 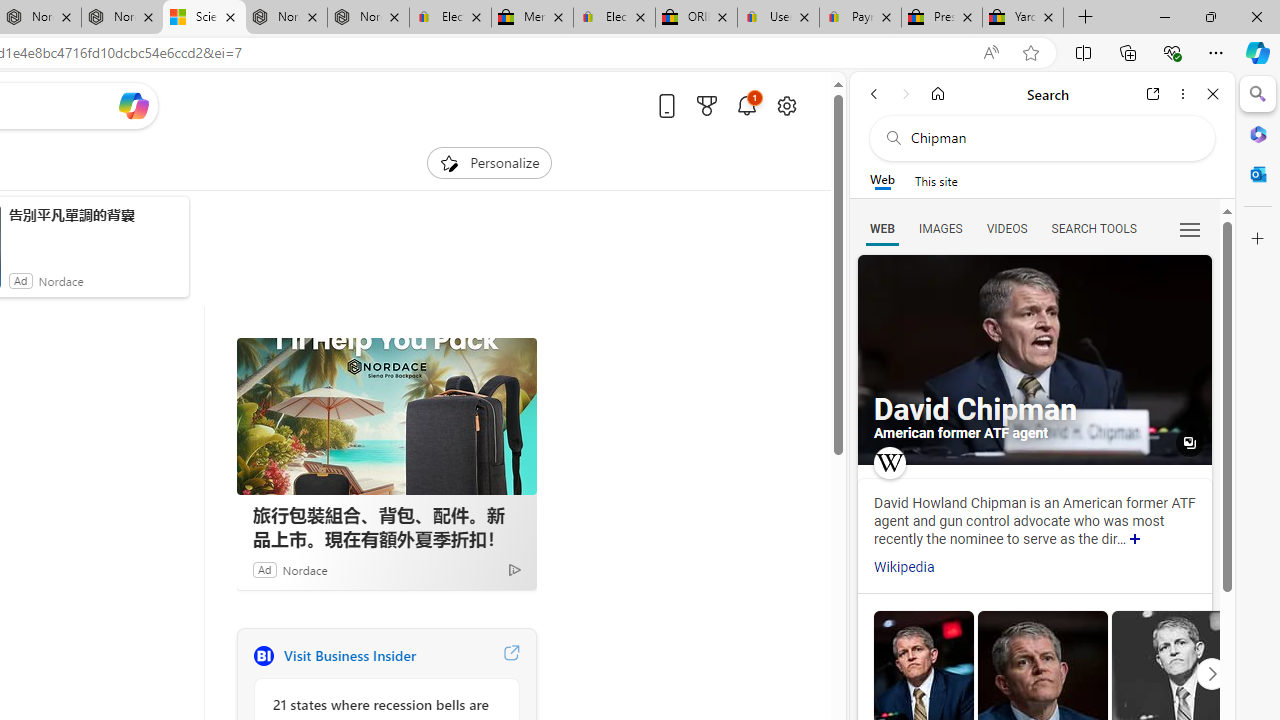 I want to click on 'This site scope', so click(x=935, y=180).